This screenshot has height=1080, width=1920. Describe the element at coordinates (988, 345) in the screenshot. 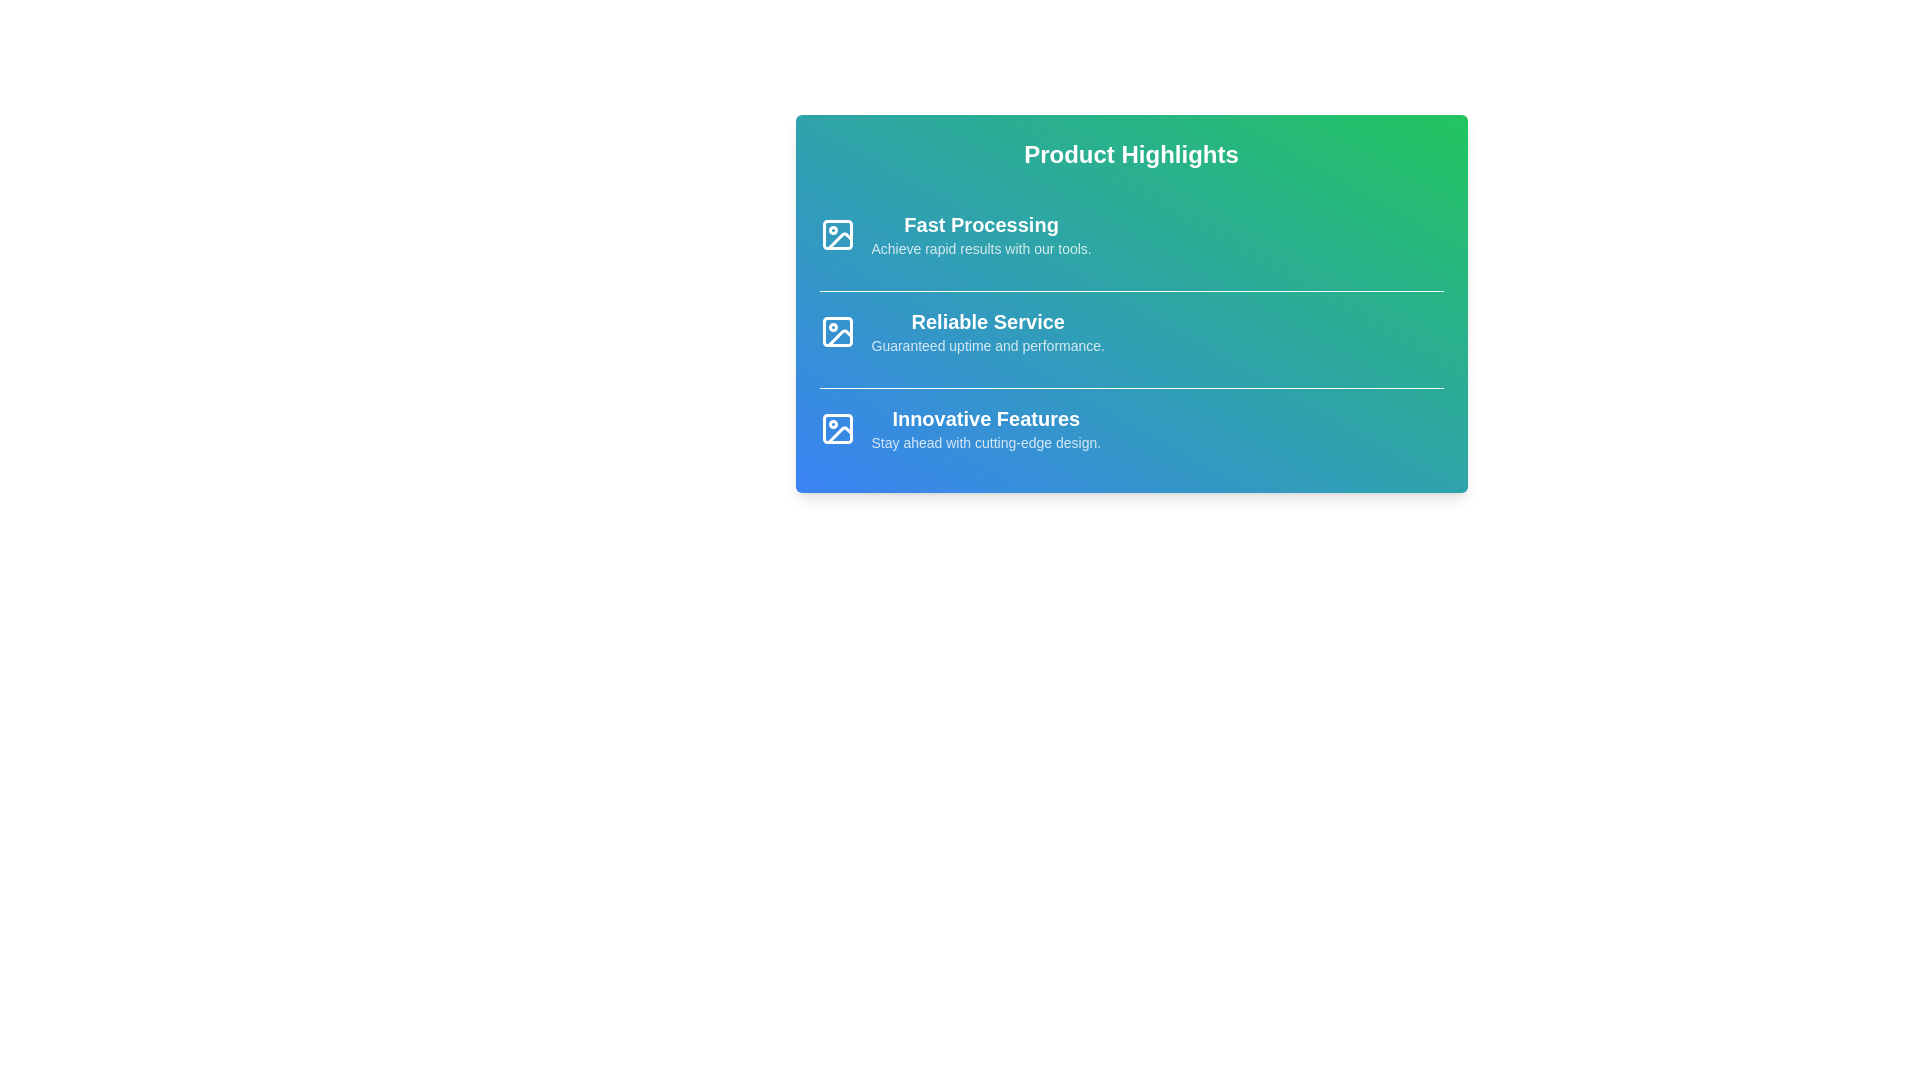

I see `the text label that reads 'Guaranteed uptime and performance,' which is styled in a smaller font under the heading 'Reliable Service' within the 'Product Highlights' panel` at that location.